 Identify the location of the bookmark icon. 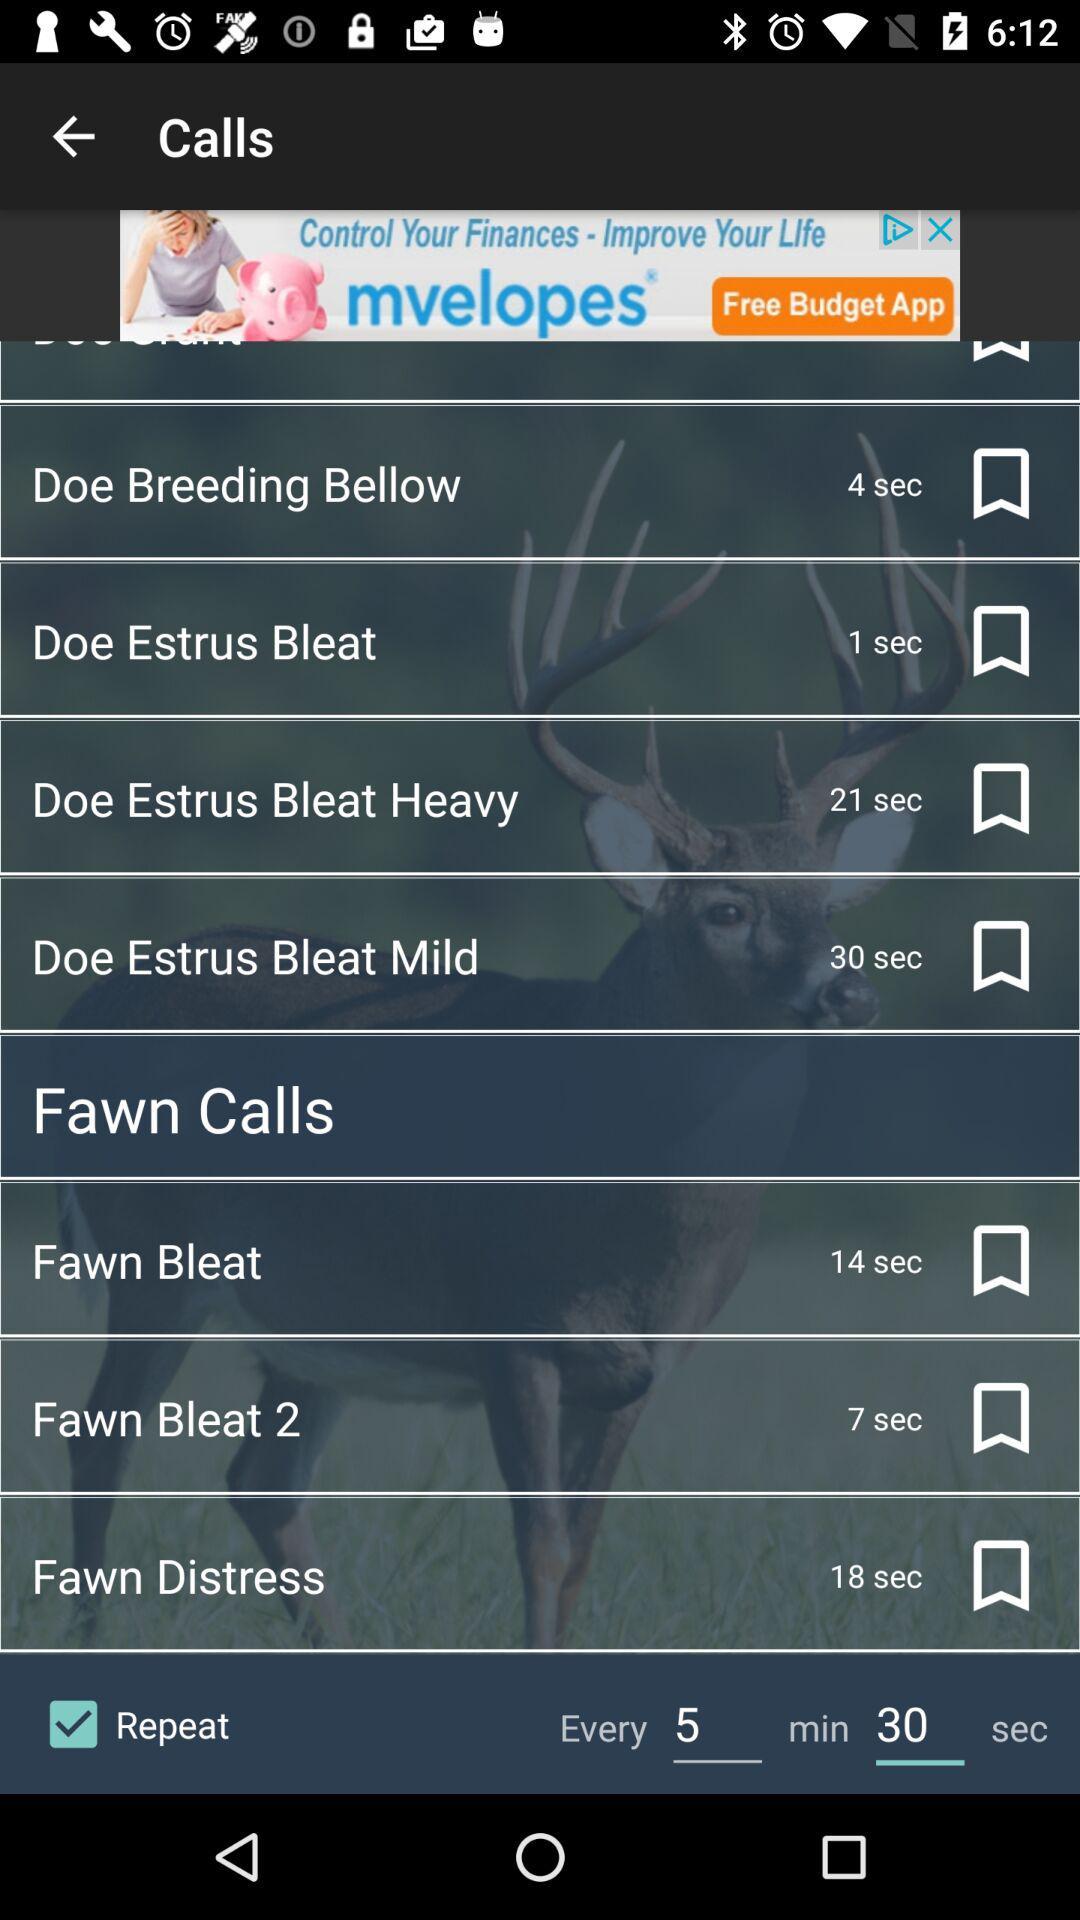
(984, 955).